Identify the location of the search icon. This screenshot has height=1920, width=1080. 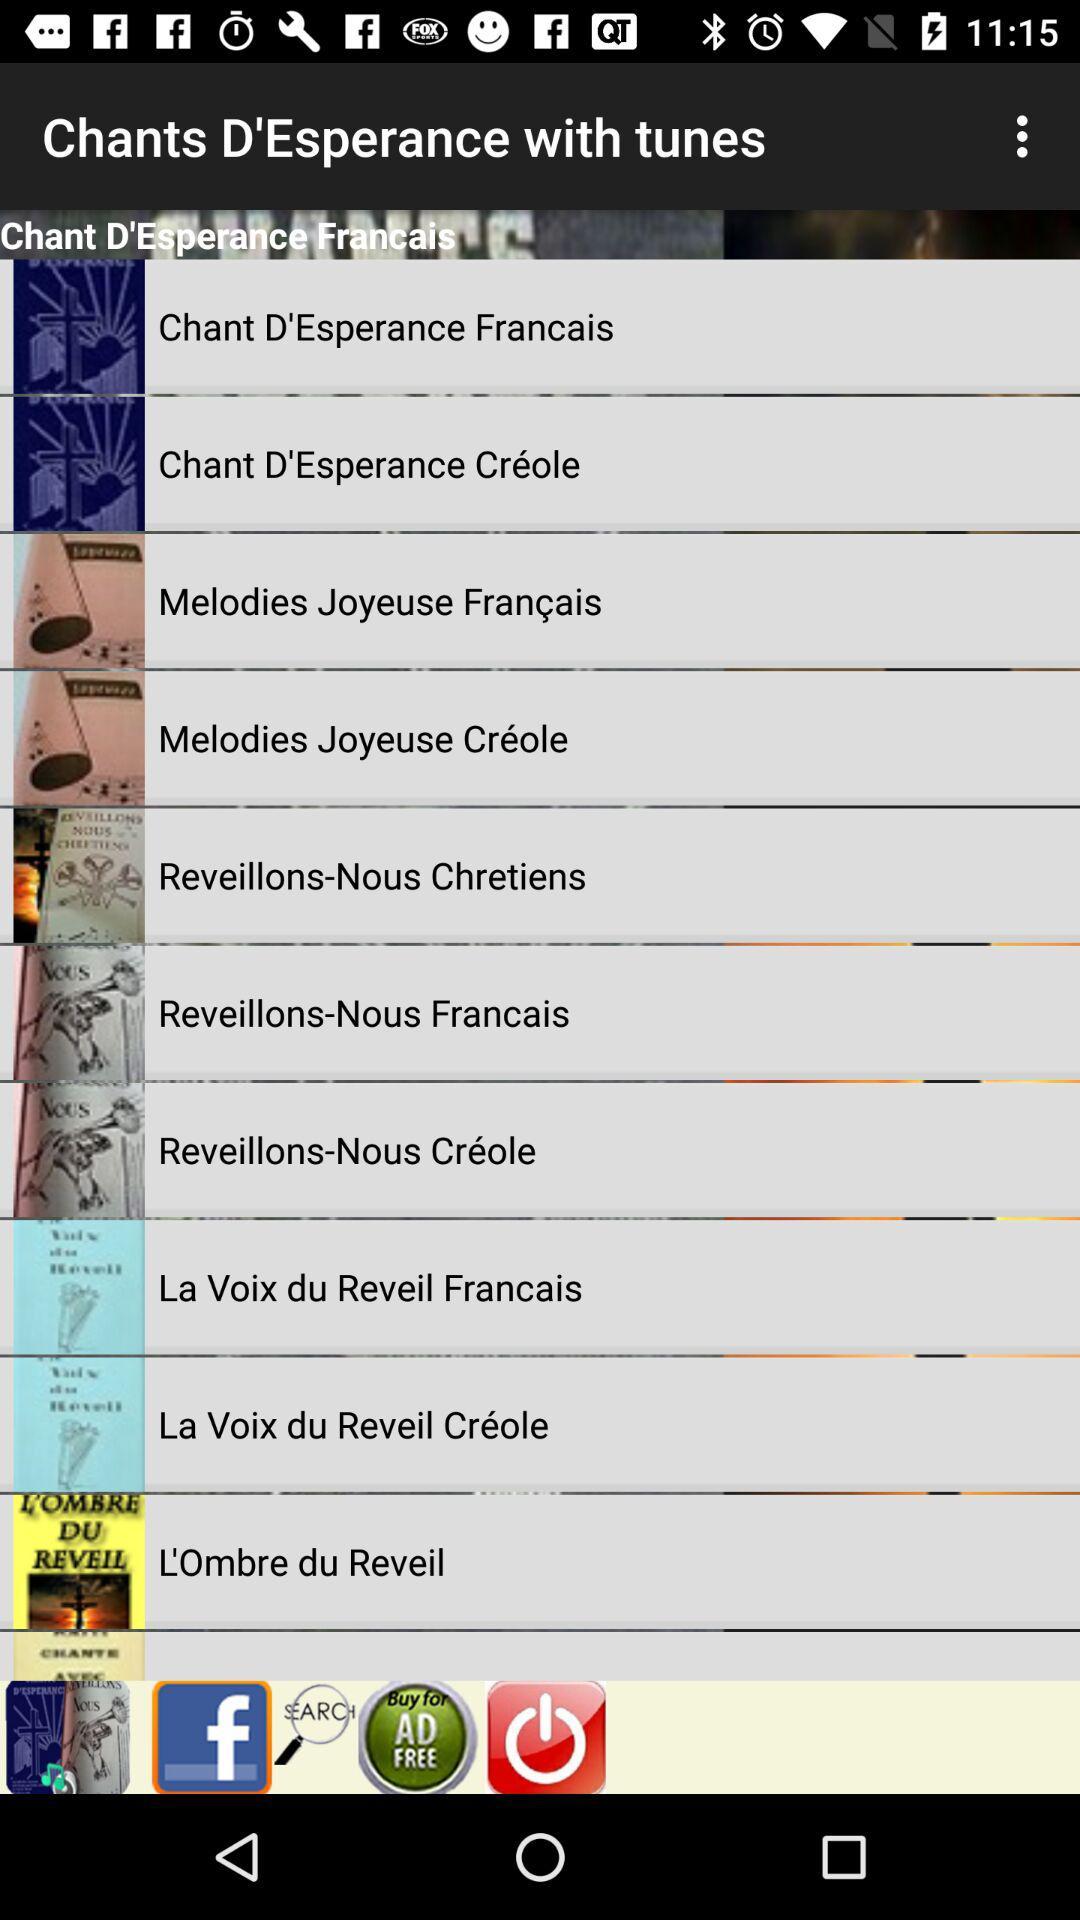
(315, 1721).